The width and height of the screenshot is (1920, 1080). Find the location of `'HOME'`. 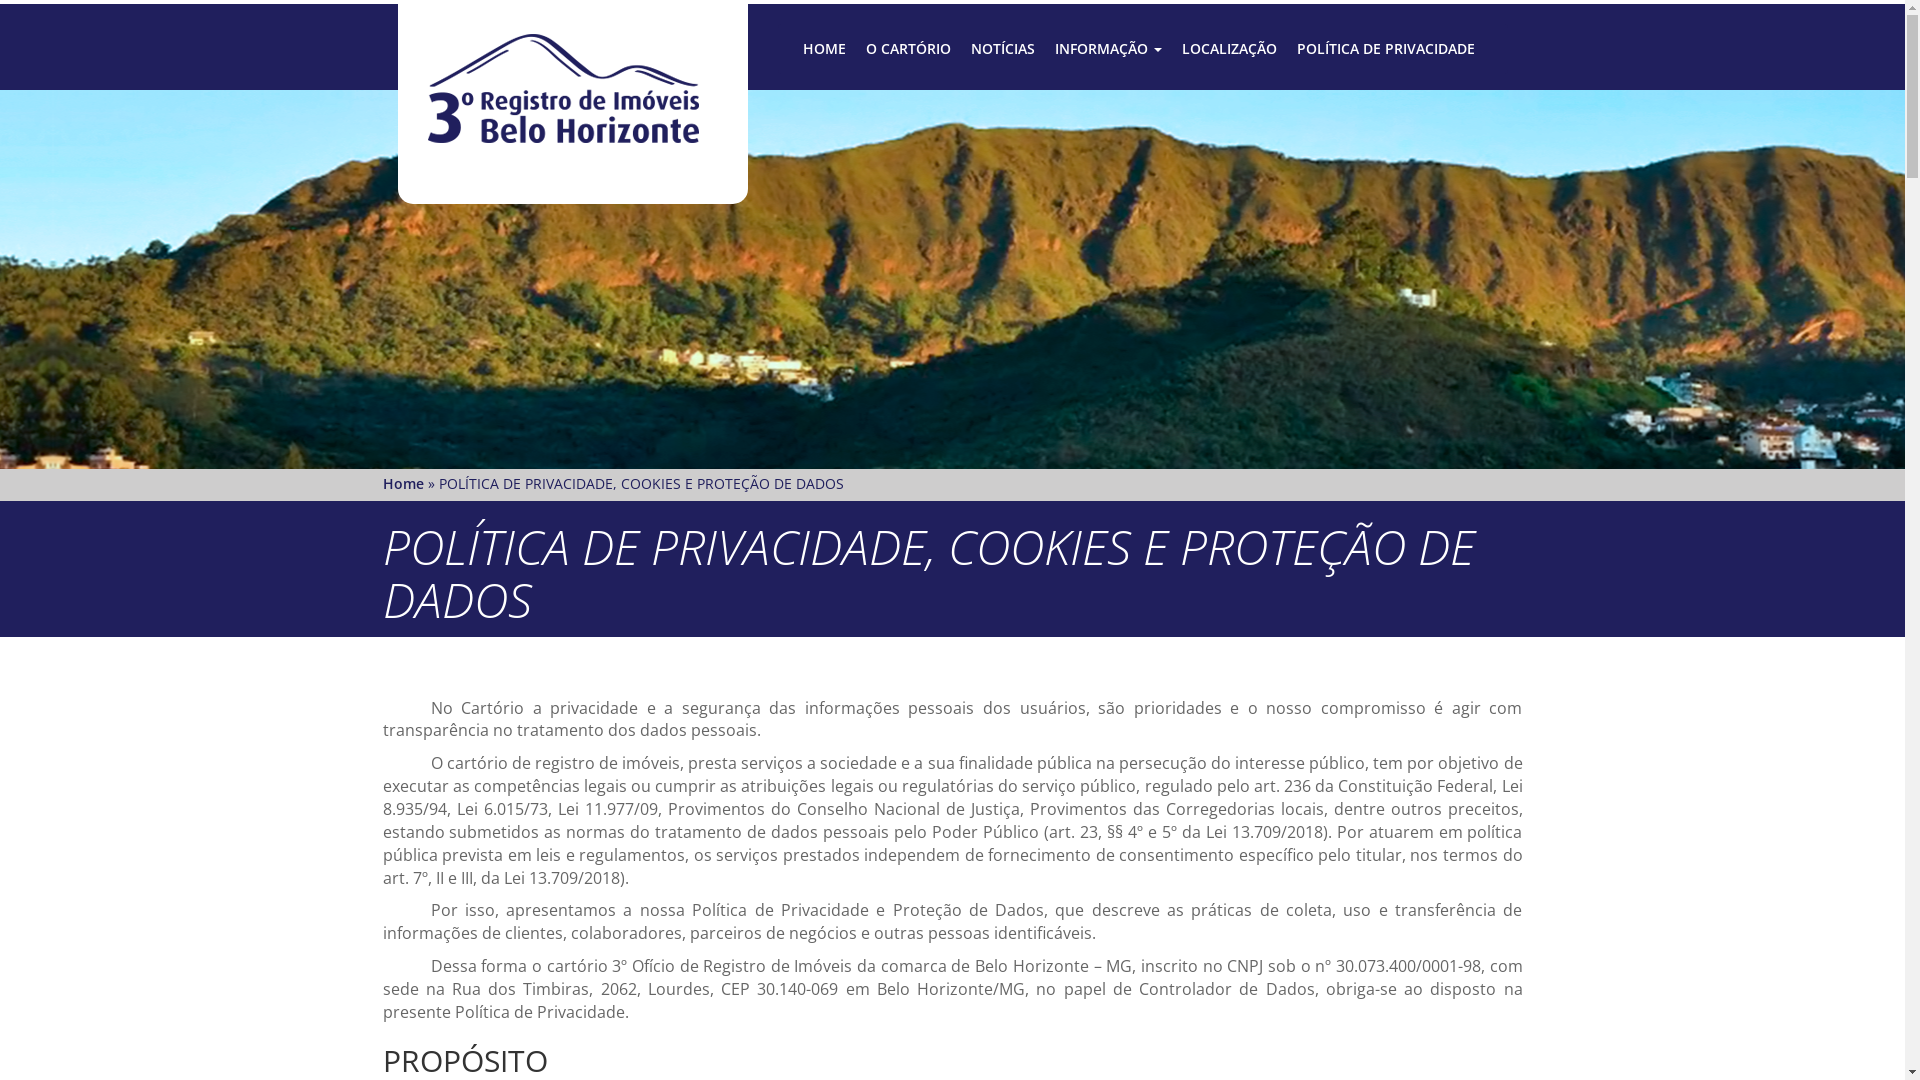

'HOME' is located at coordinates (823, 48).